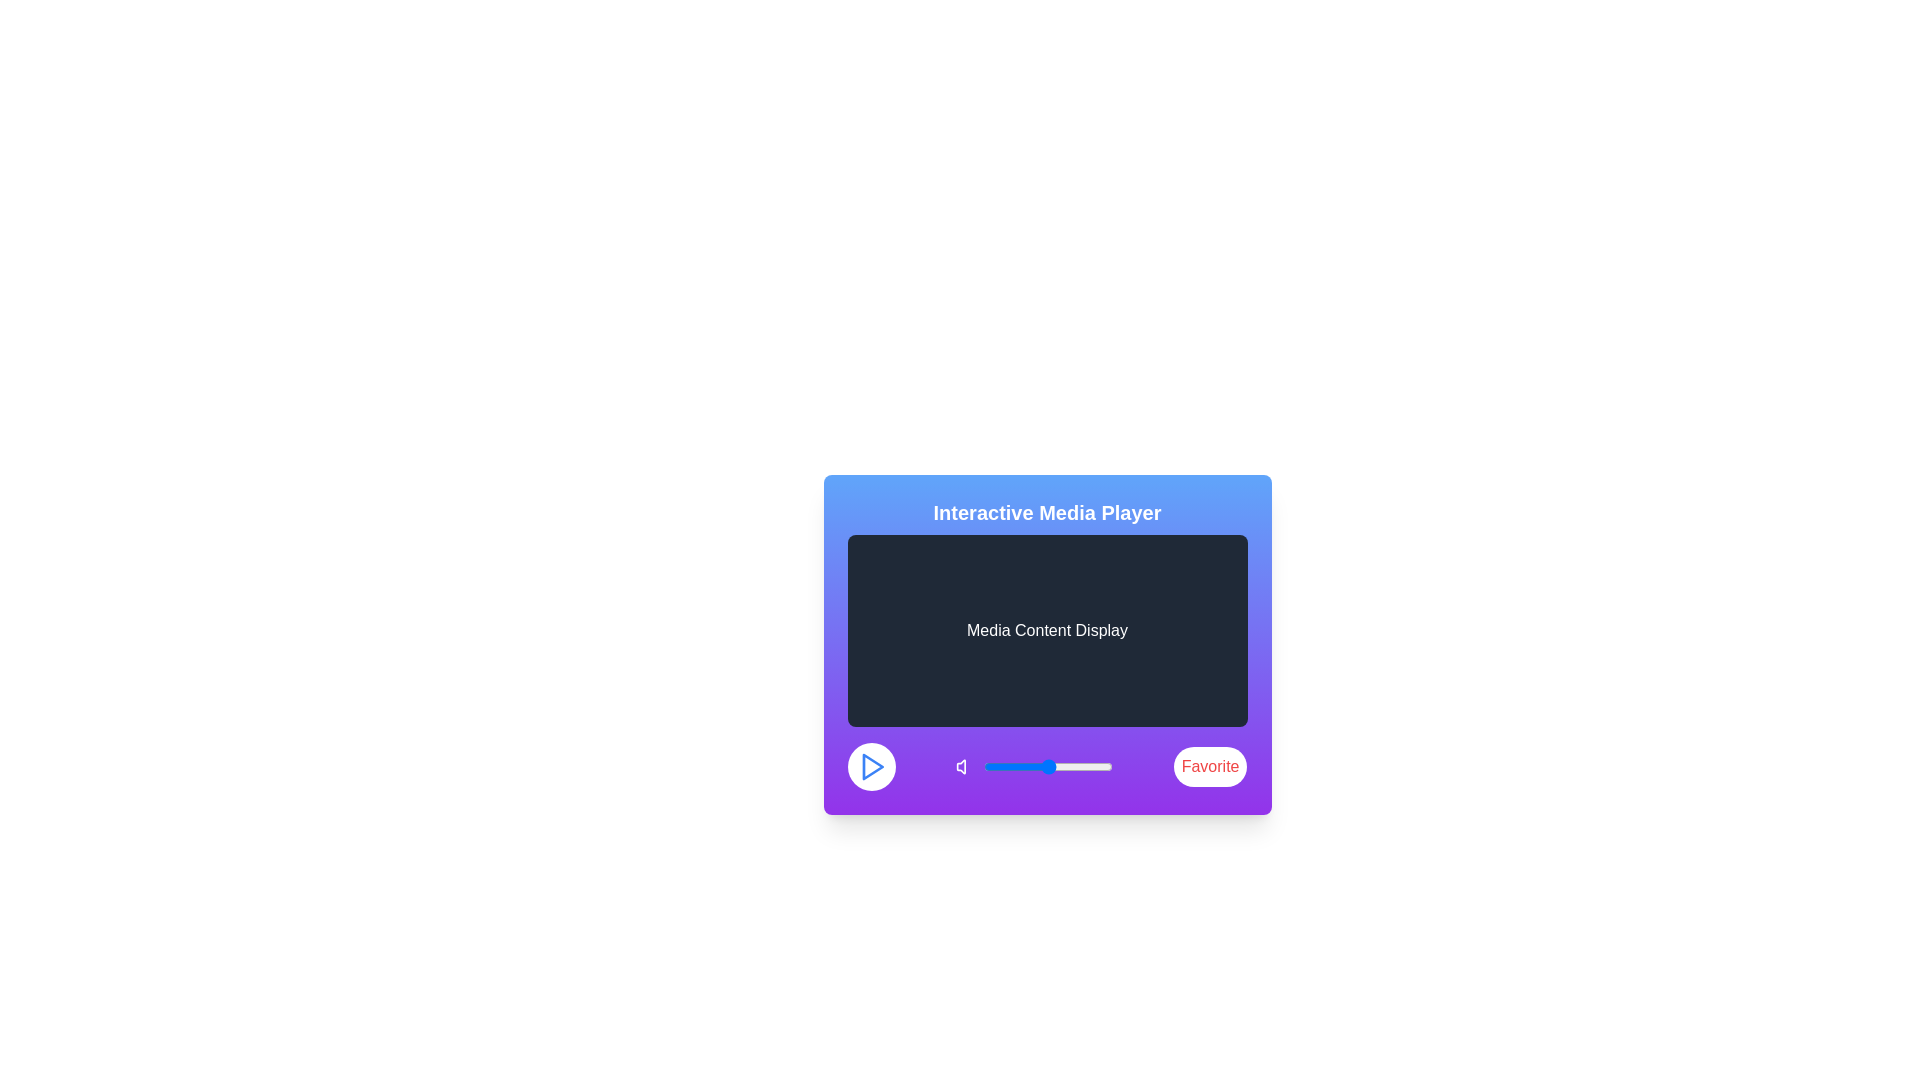 Image resolution: width=1920 pixels, height=1080 pixels. I want to click on the slider, so click(1055, 766).